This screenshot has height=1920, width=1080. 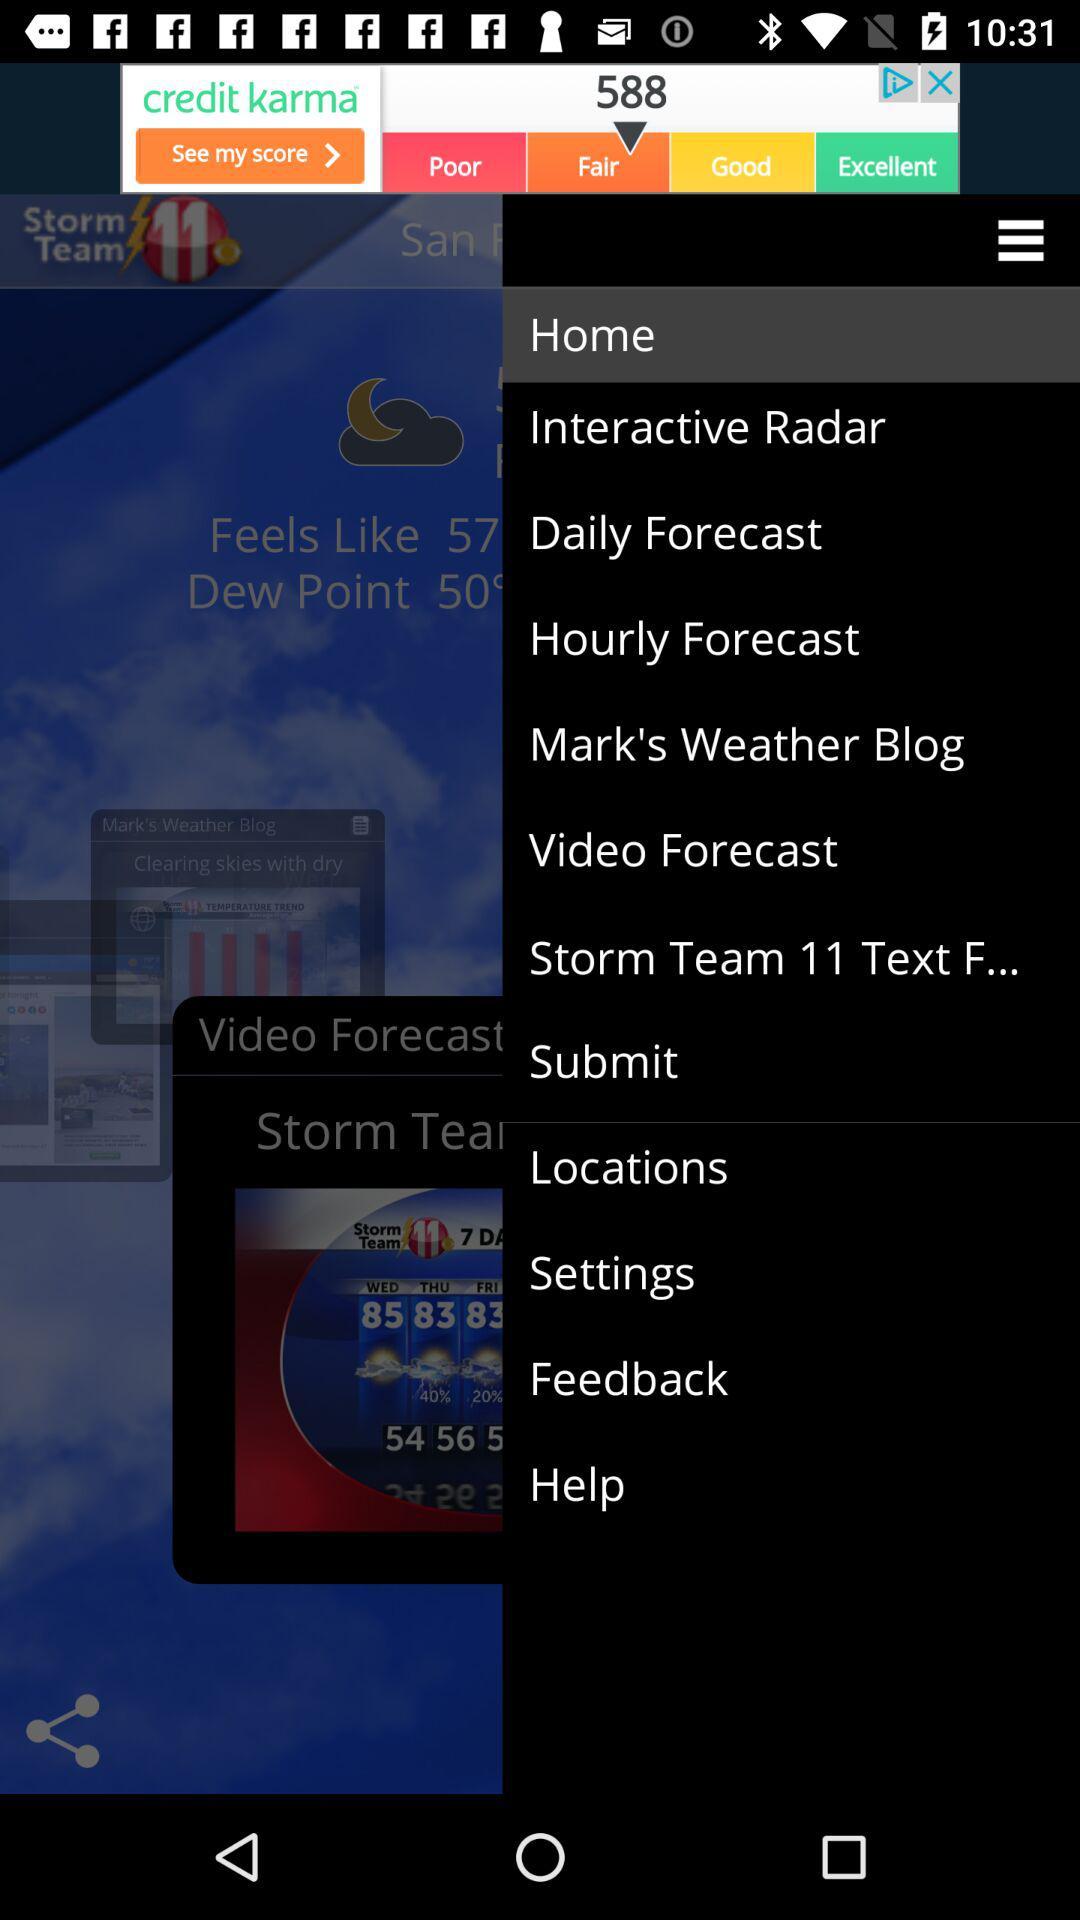 I want to click on the share icon, so click(x=61, y=1730).